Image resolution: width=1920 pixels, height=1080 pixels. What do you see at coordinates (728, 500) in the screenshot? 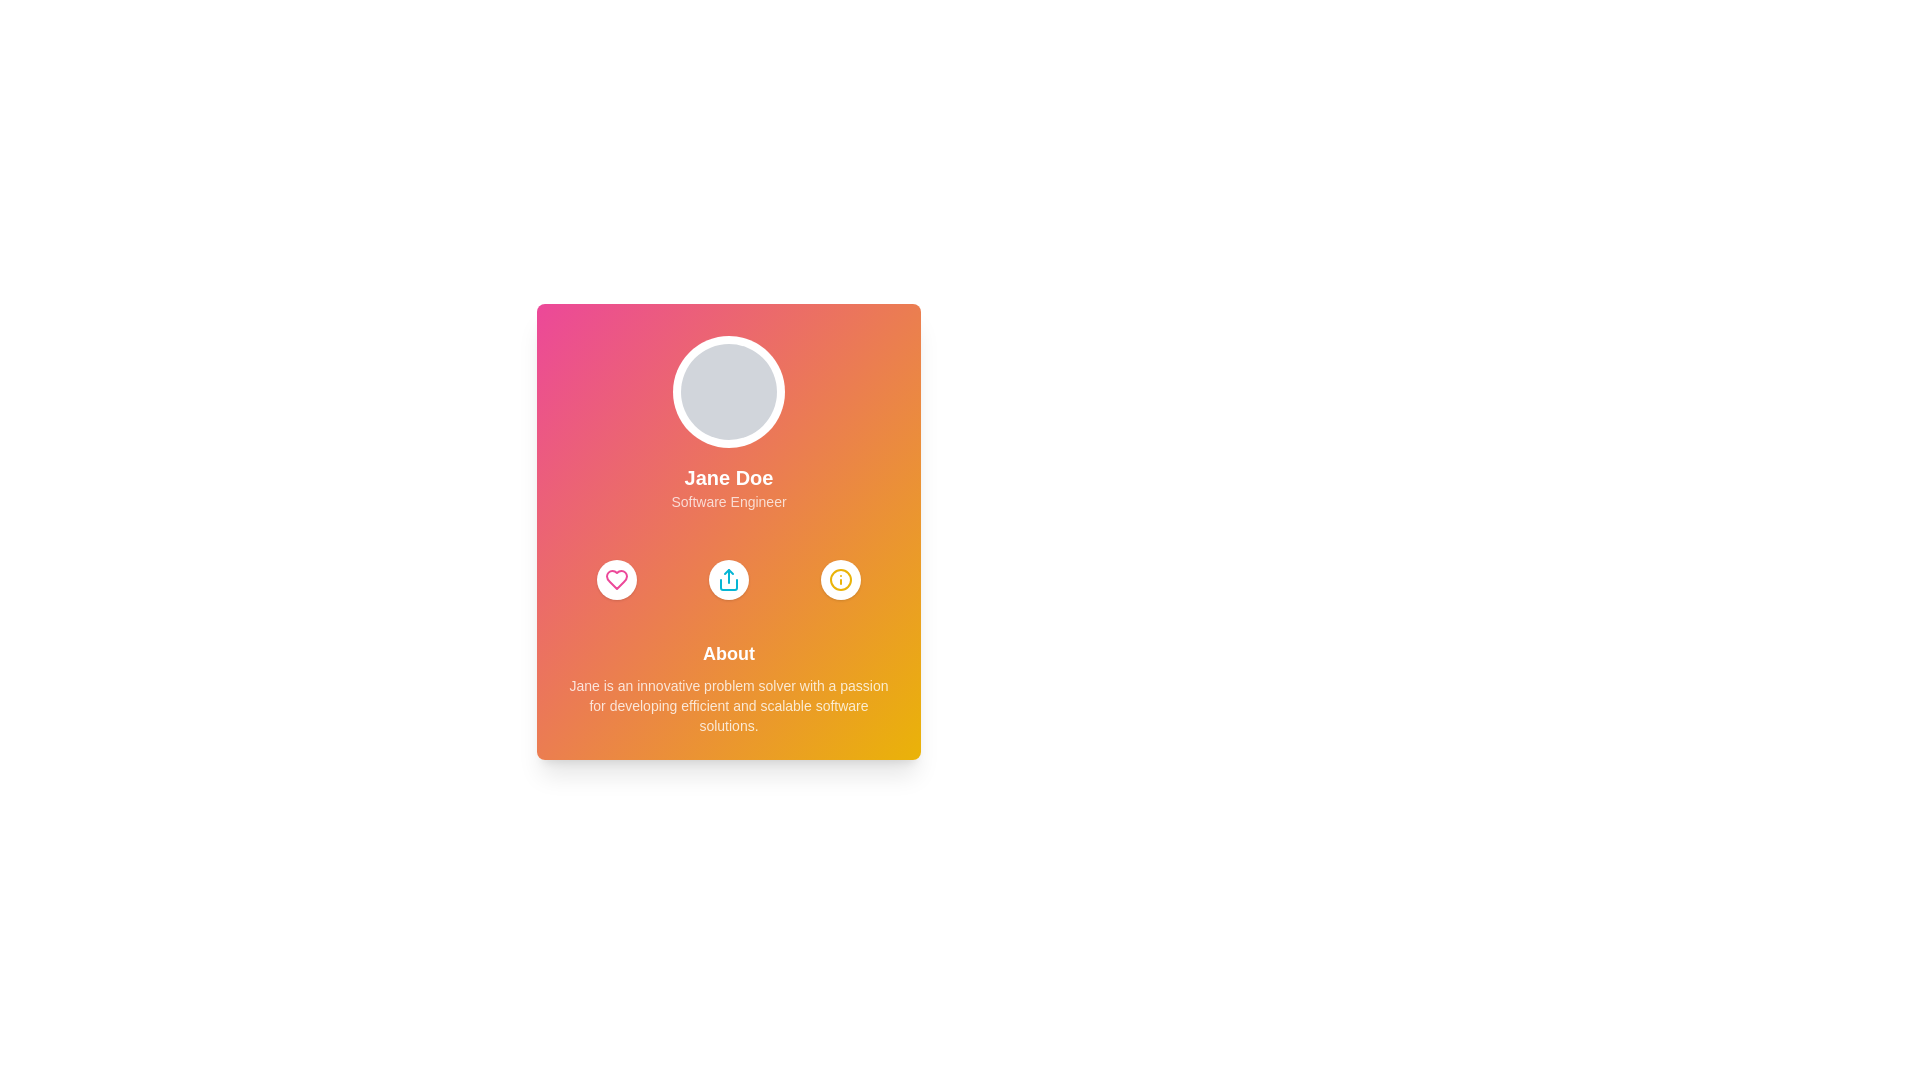
I see `the subtitle text label located at the bottom of the profile card for 'Jane Doe'` at bounding box center [728, 500].